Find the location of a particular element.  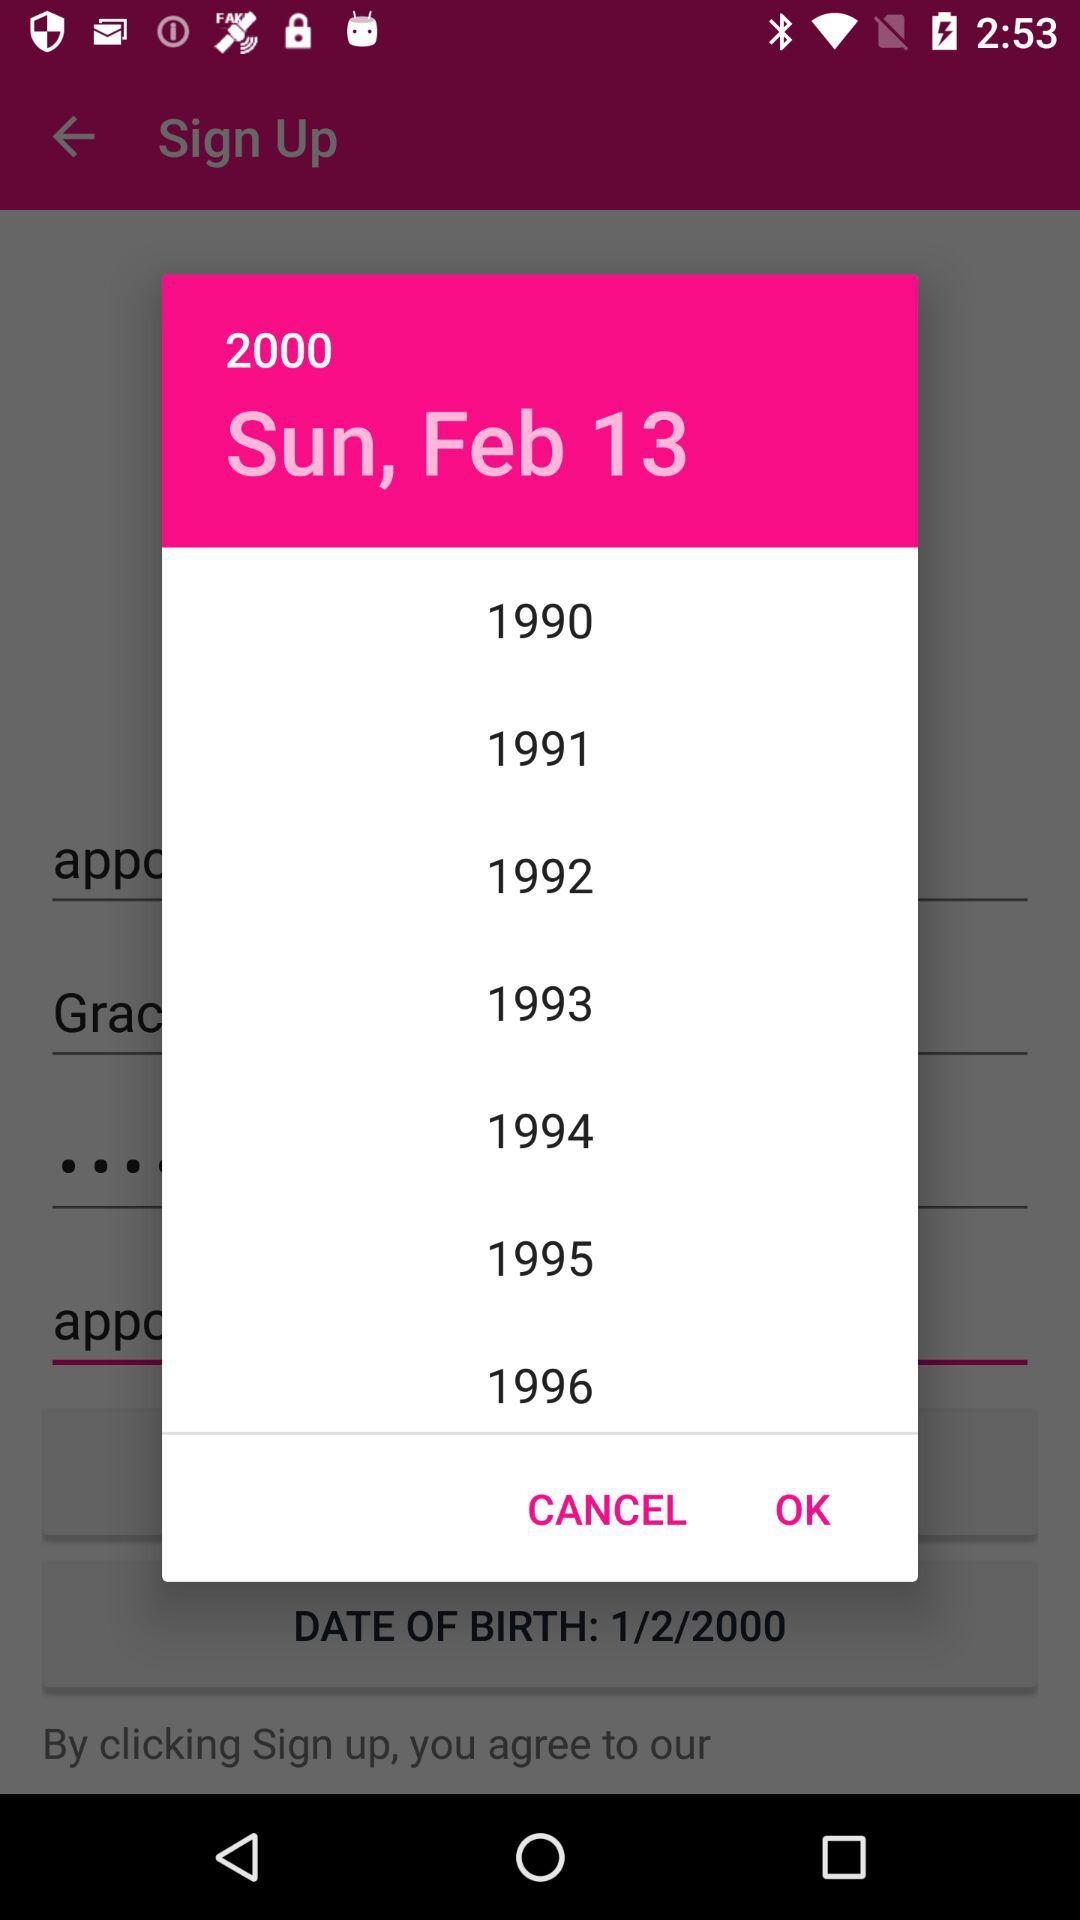

the item above 1989 icon is located at coordinates (457, 439).